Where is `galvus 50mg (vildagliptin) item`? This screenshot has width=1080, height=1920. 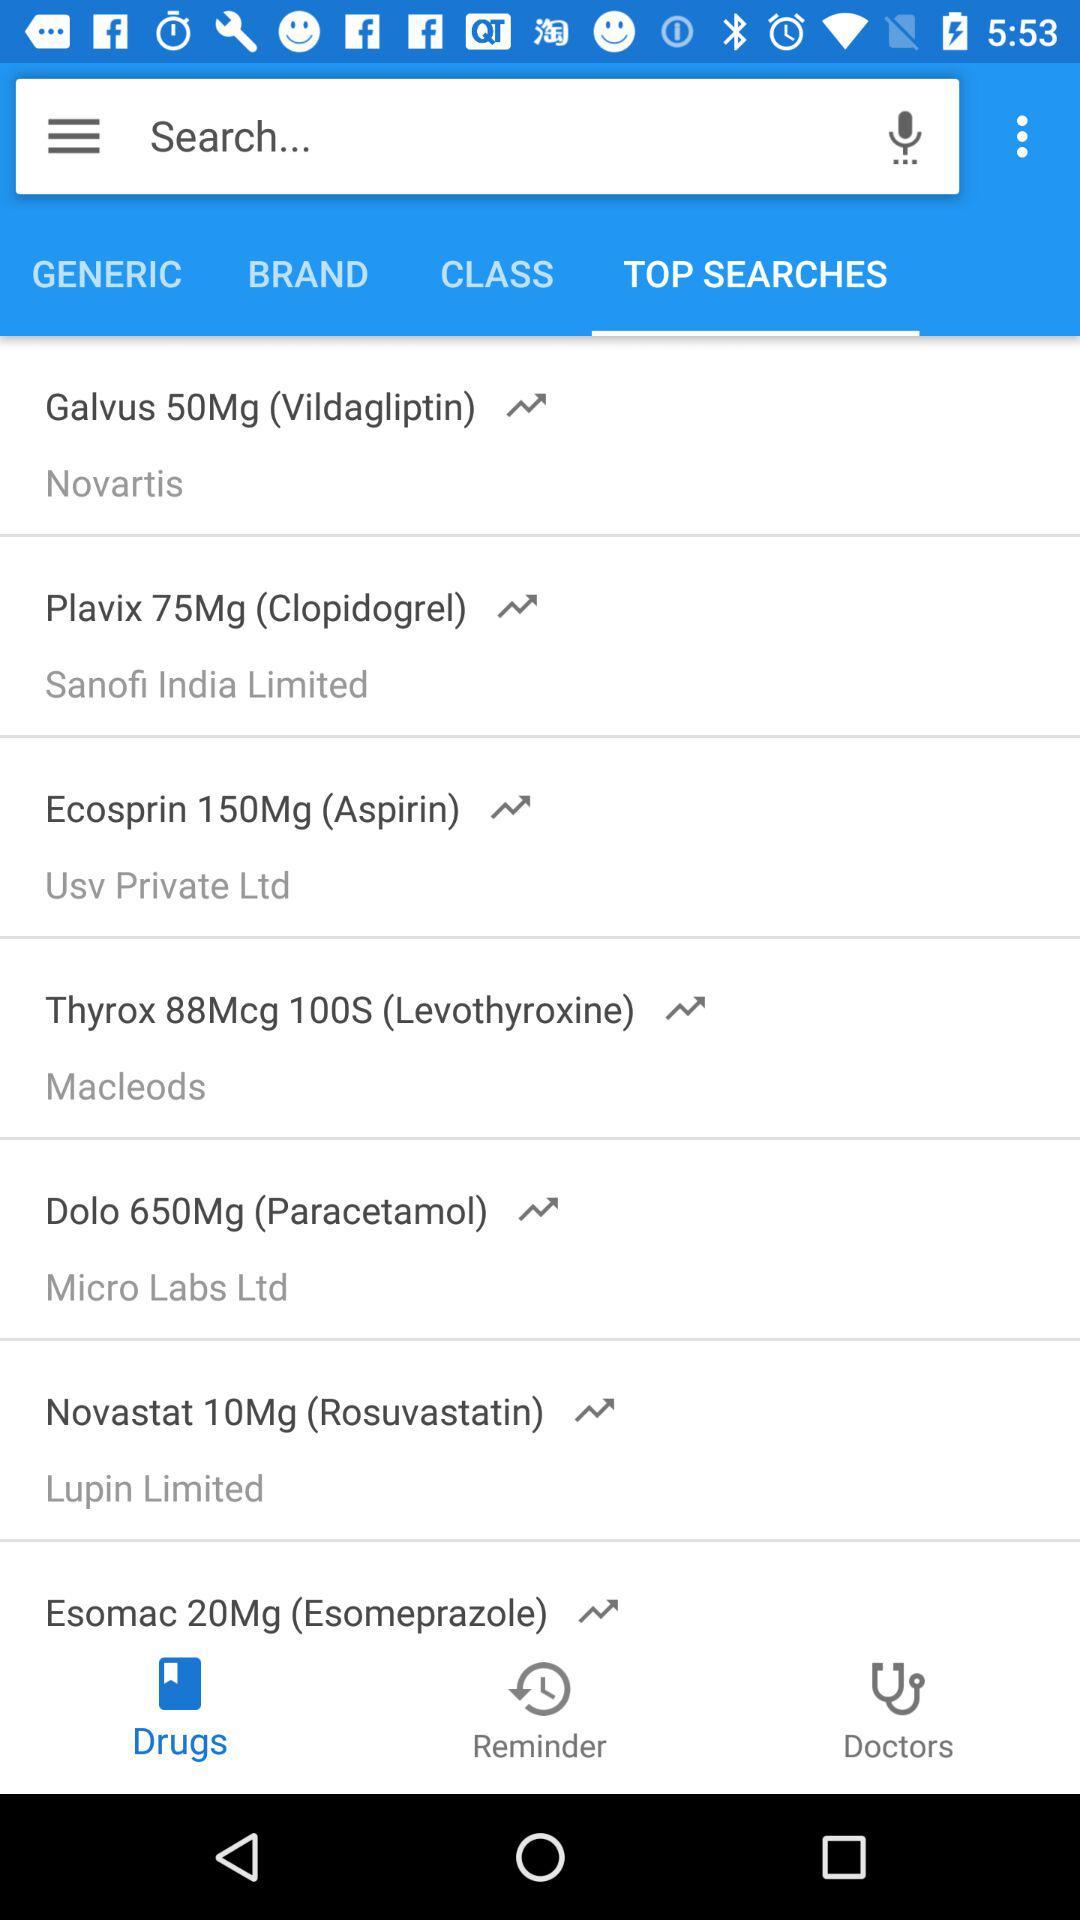
galvus 50mg (vildagliptin) item is located at coordinates (284, 399).